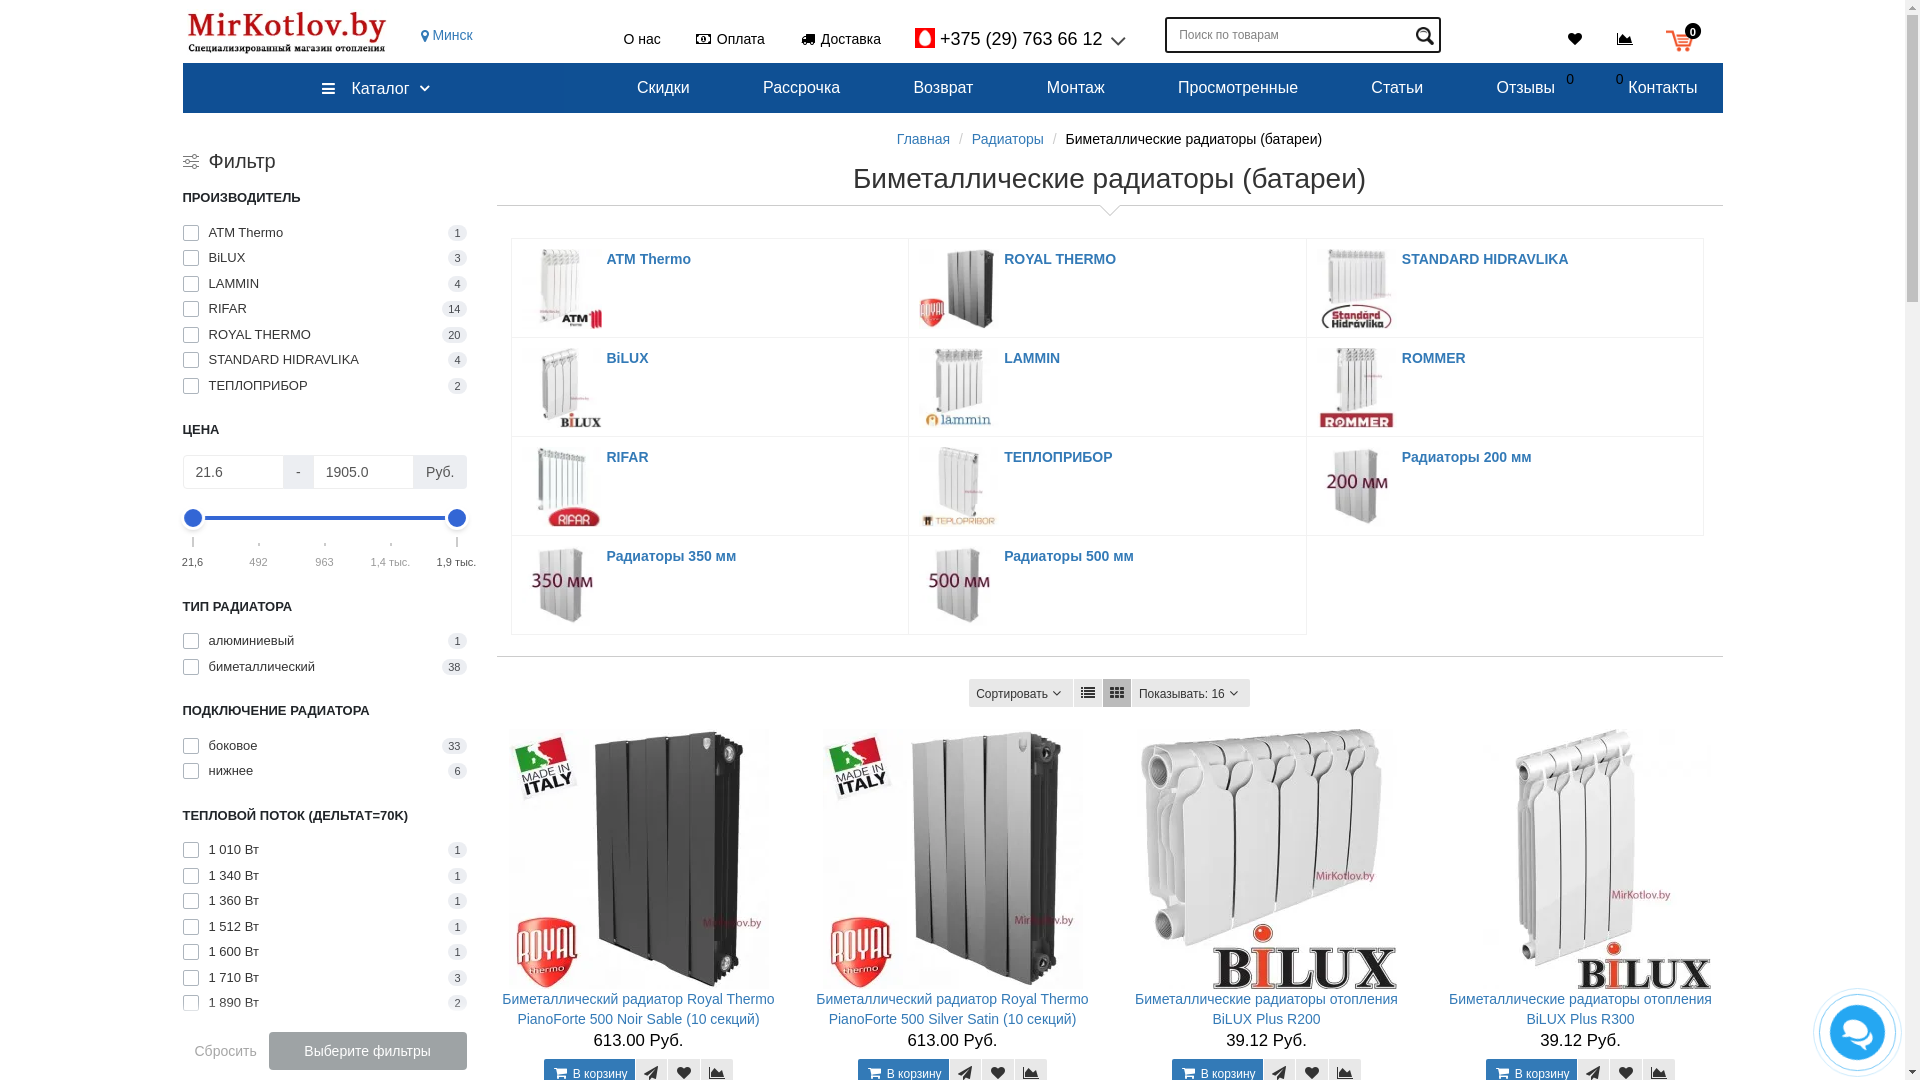  Describe the element at coordinates (1433, 357) in the screenshot. I see `'ROMMER'` at that location.